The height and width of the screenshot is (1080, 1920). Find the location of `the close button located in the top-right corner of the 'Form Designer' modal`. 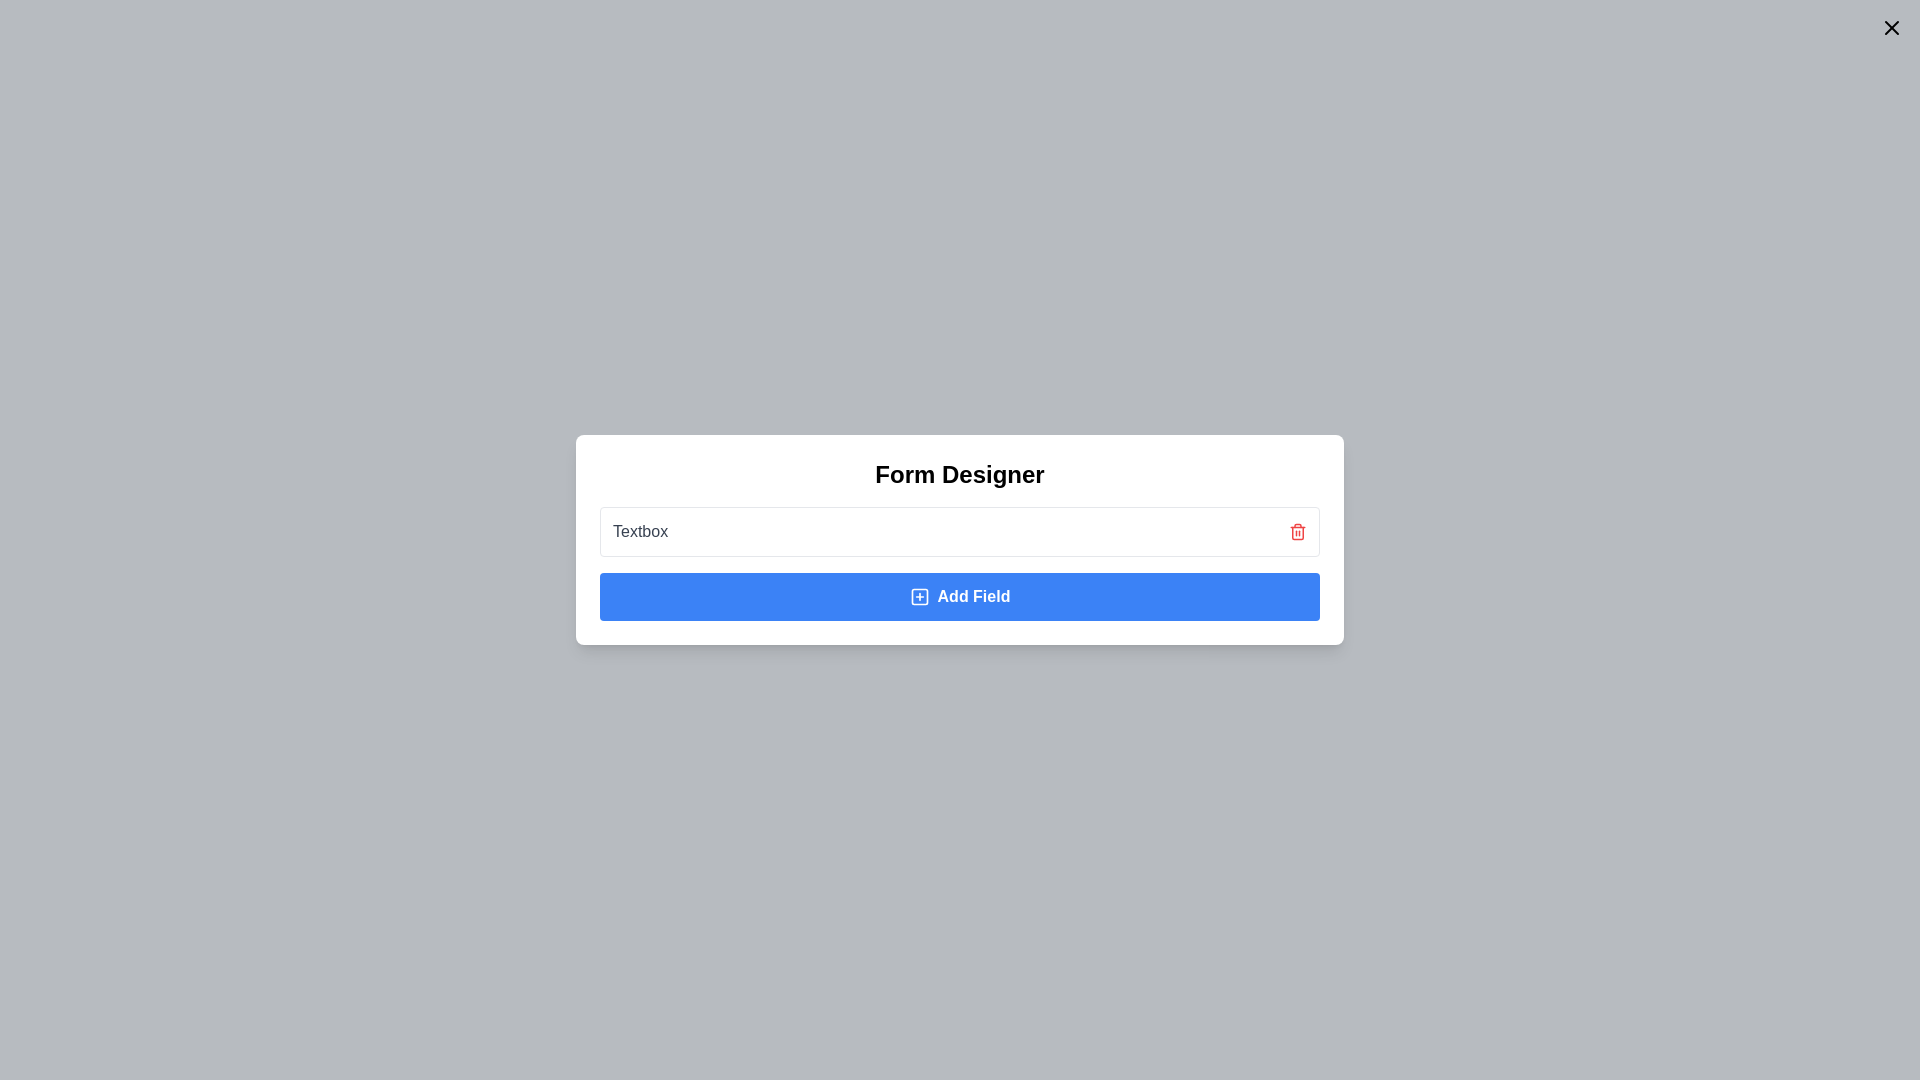

the close button located in the top-right corner of the 'Form Designer' modal is located at coordinates (1890, 27).